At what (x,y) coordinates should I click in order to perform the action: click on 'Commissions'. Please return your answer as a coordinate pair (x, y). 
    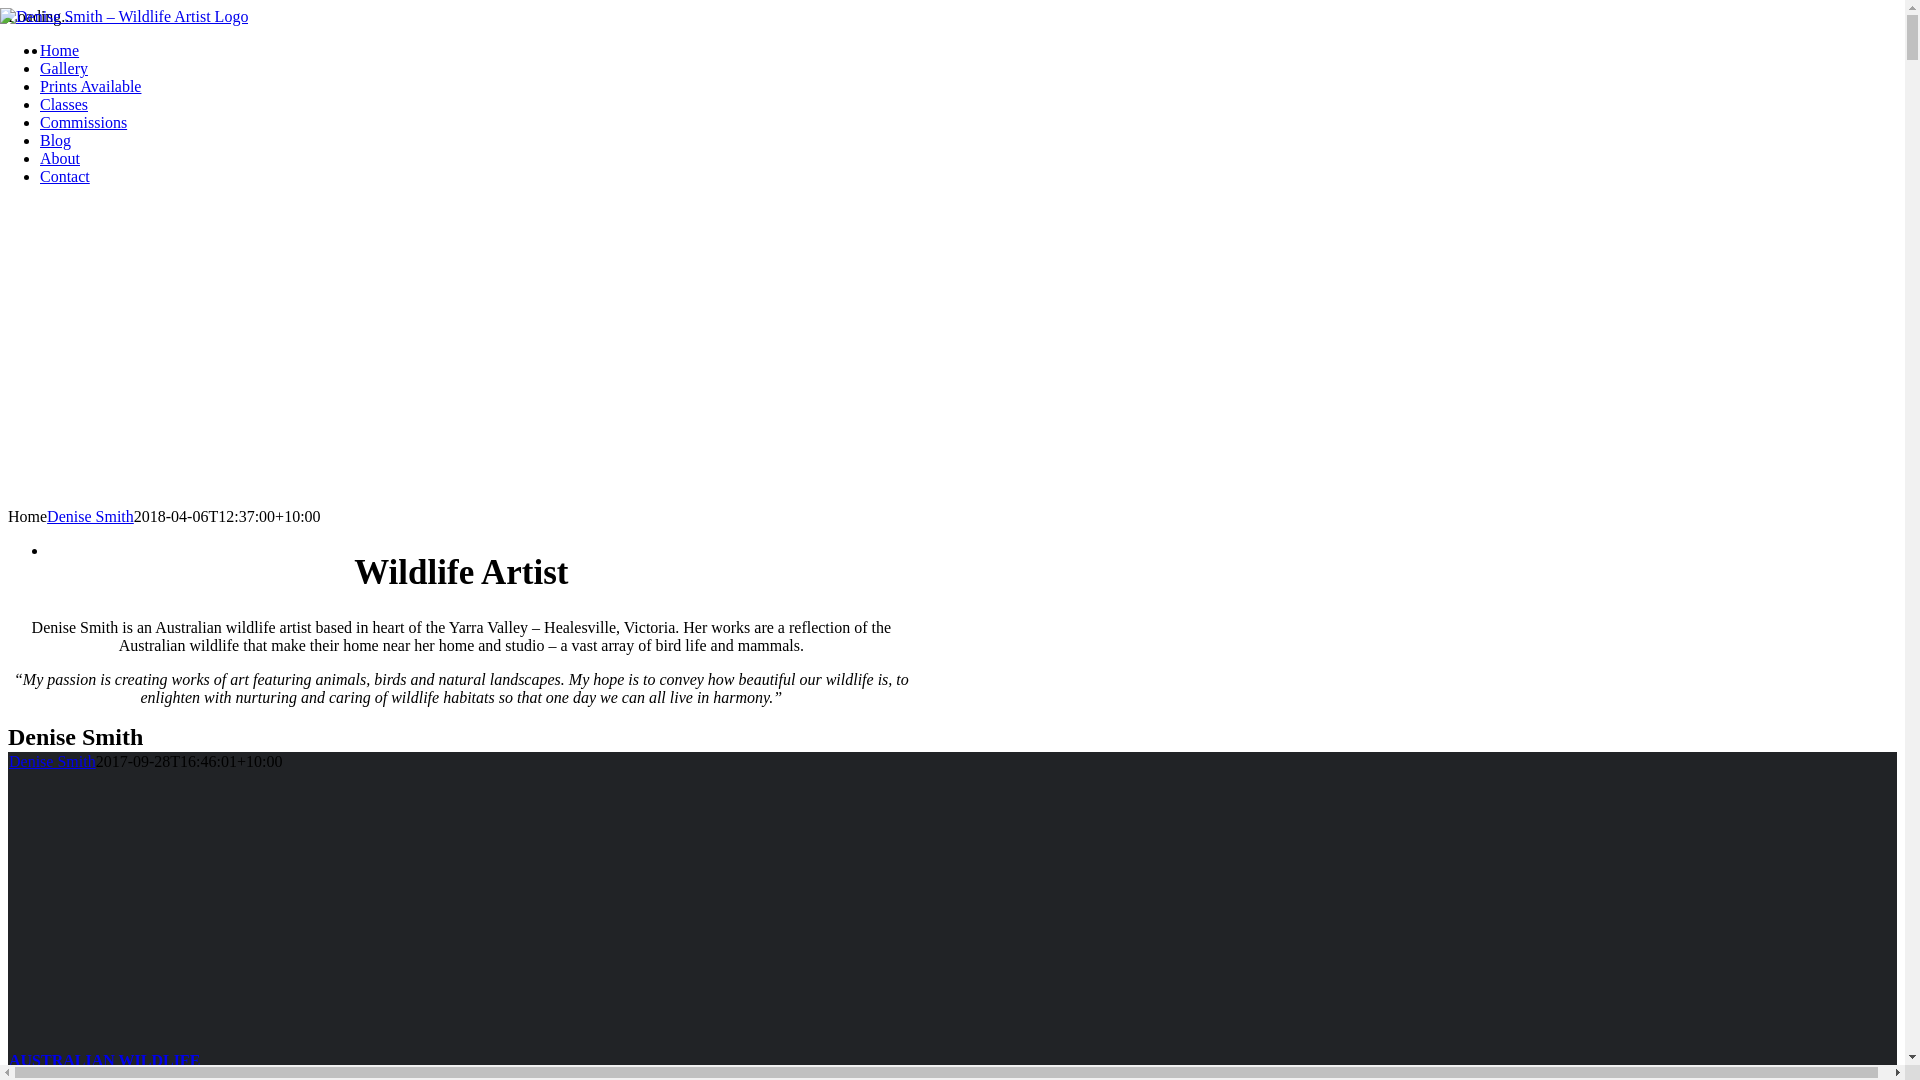
    Looking at the image, I should click on (39, 122).